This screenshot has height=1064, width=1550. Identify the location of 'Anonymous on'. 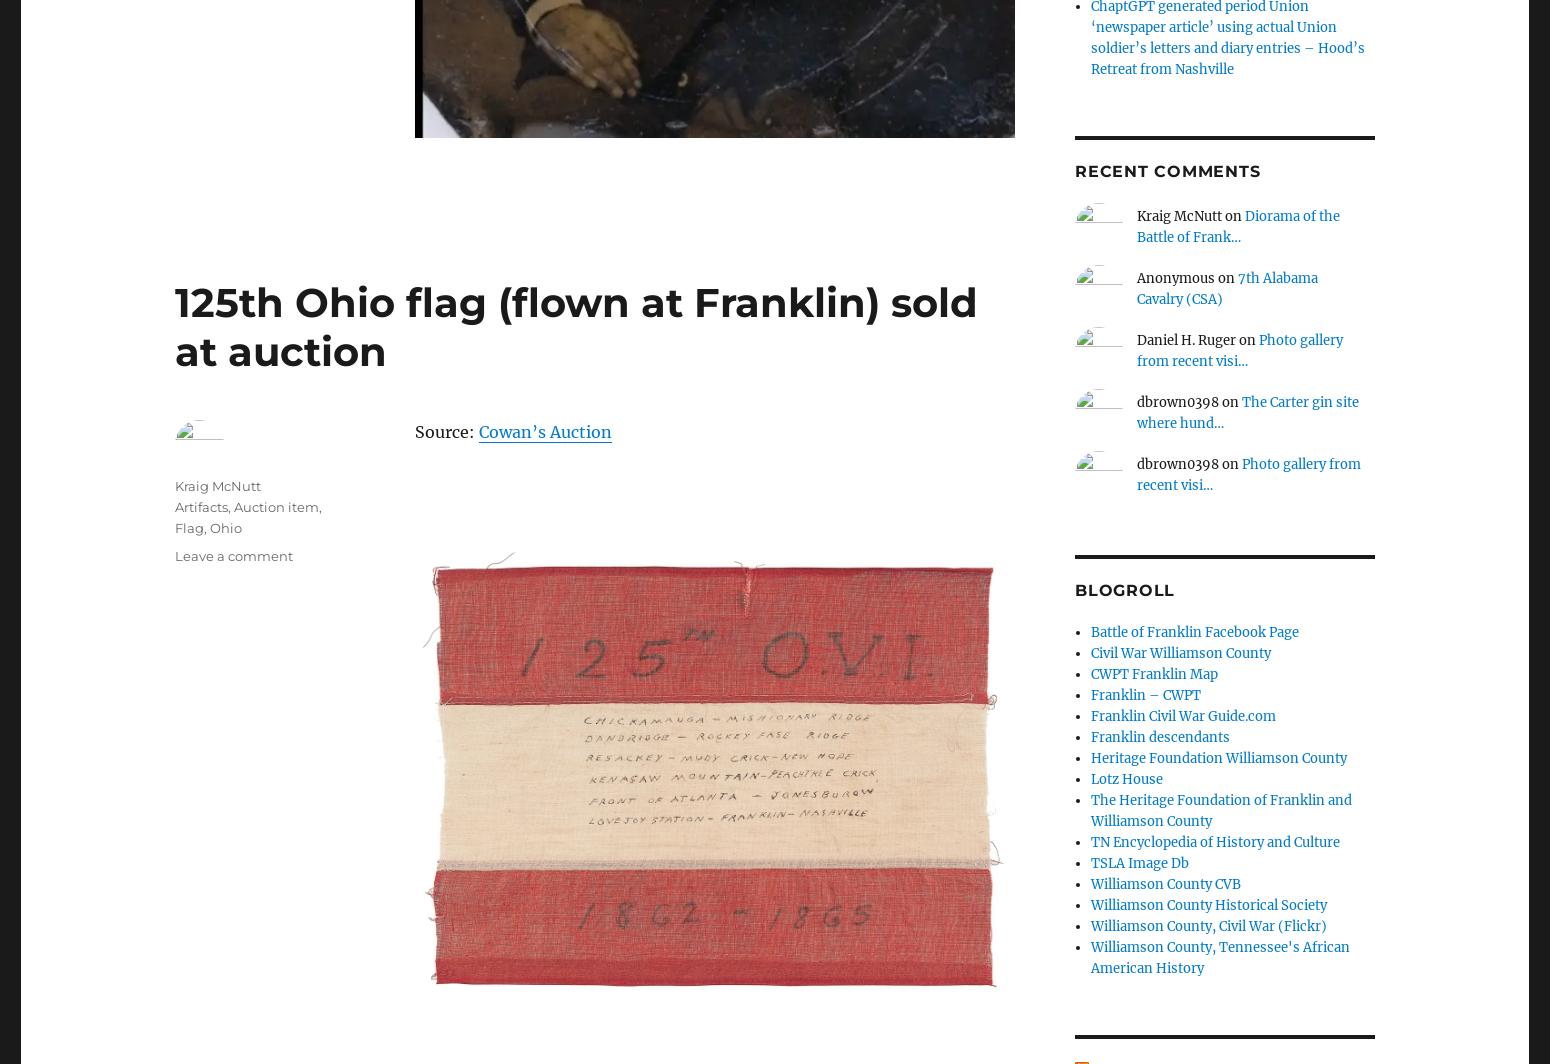
(1187, 278).